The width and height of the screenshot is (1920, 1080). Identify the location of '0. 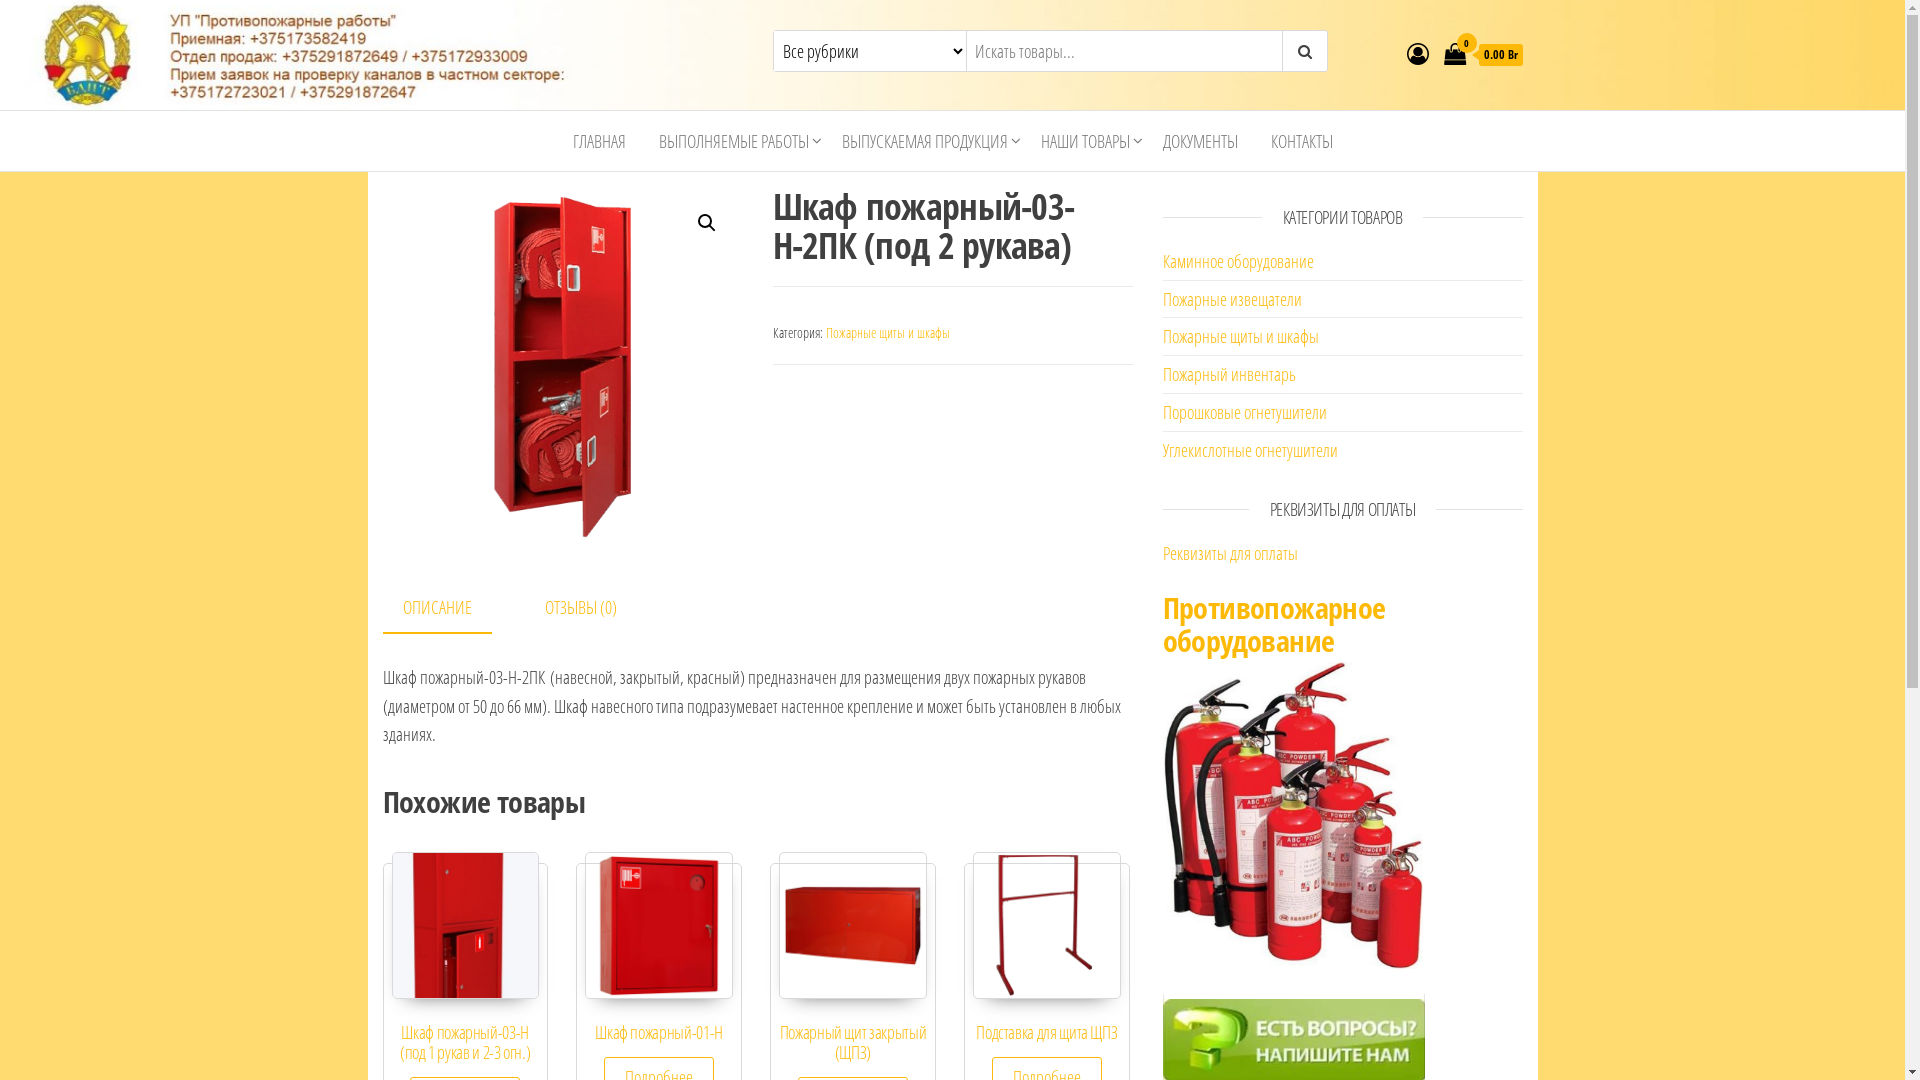
(1483, 53).